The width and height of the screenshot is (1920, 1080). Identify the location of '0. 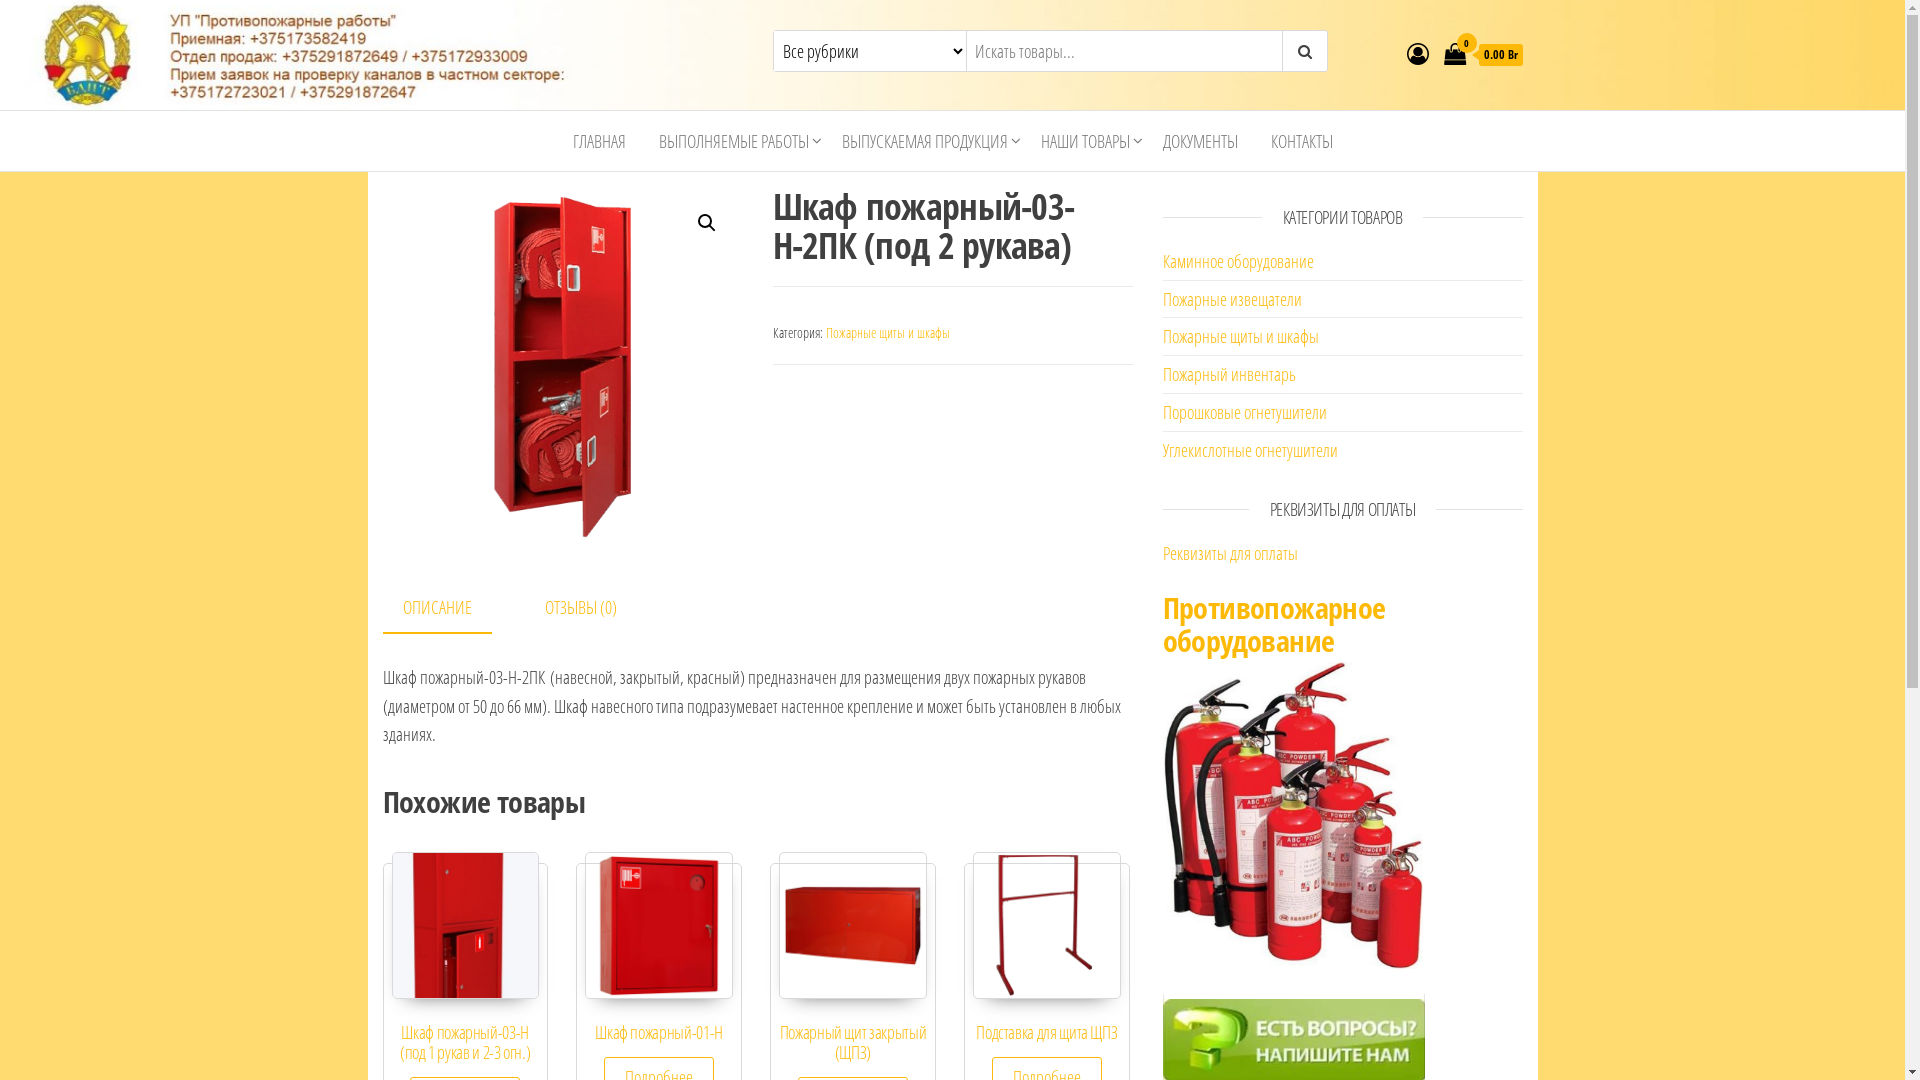
(1483, 53).